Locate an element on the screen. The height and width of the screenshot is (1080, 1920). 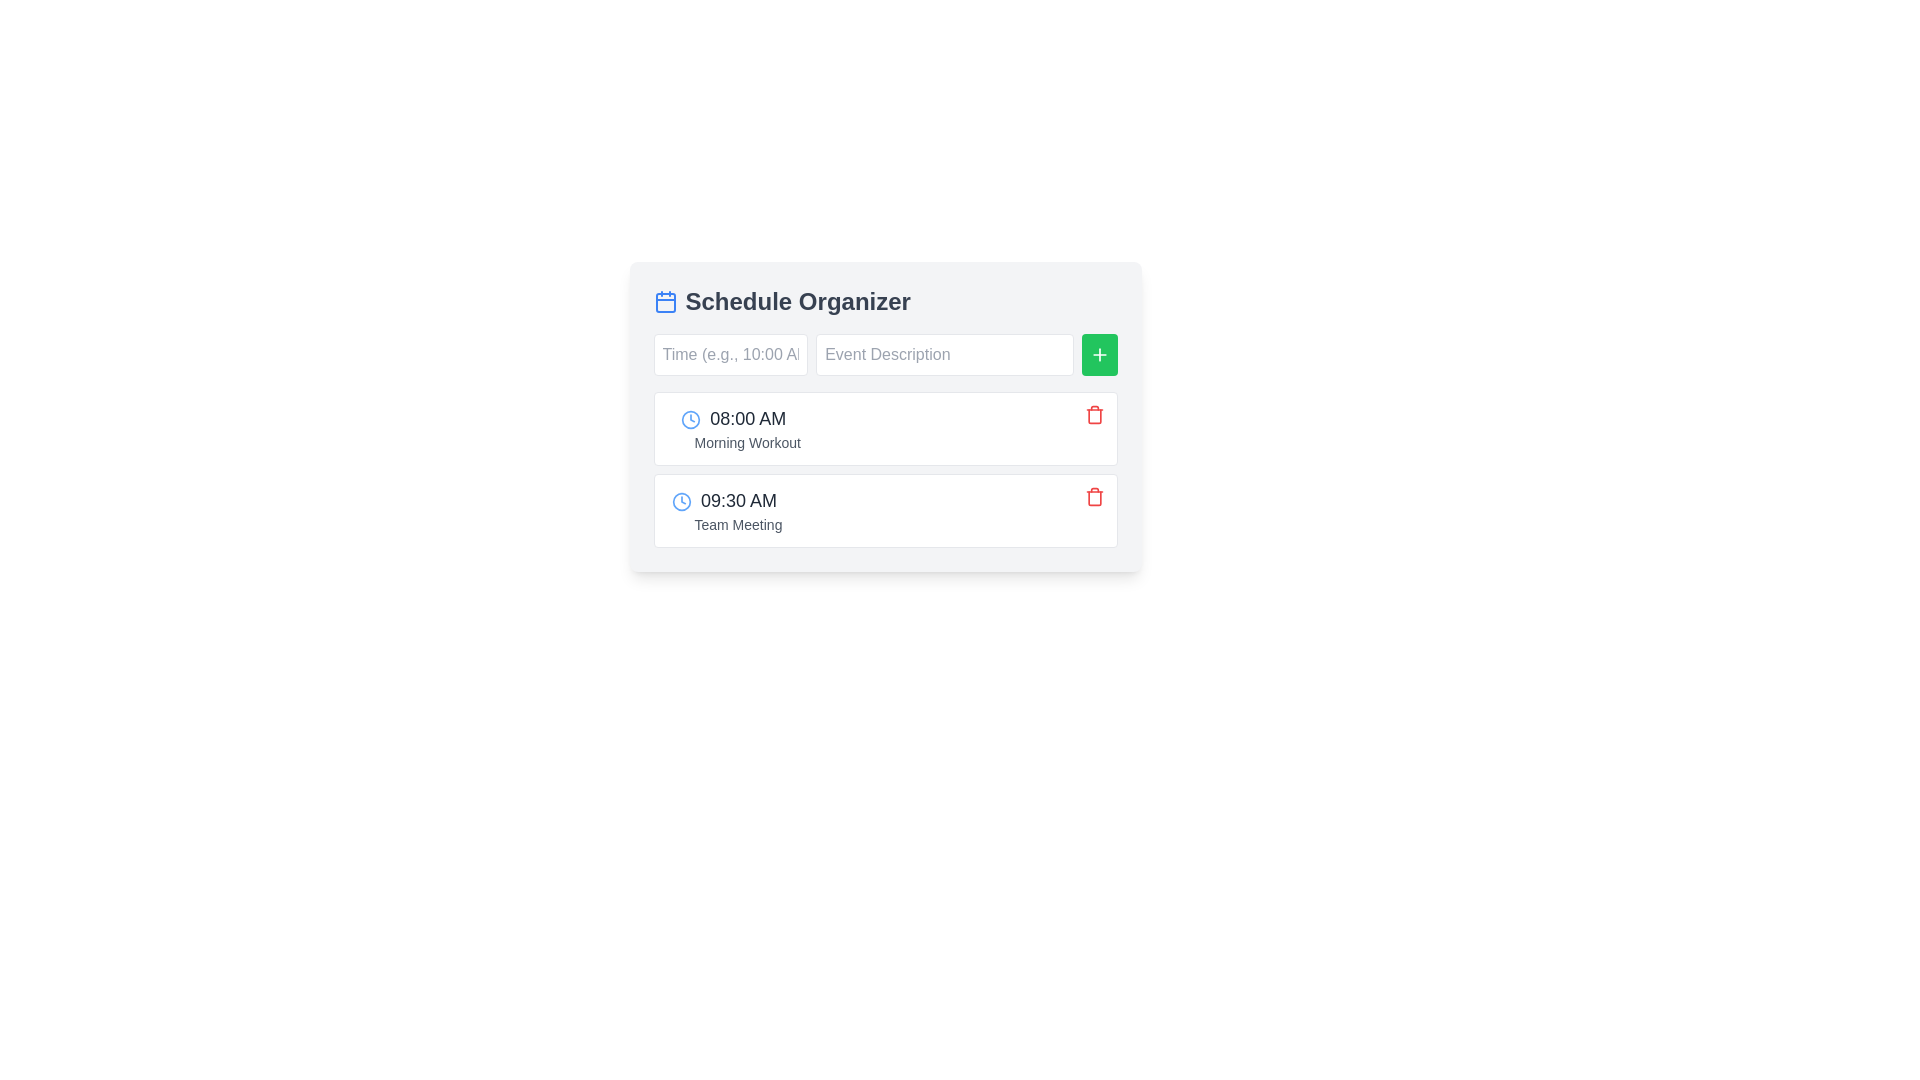
the Text Display with Icon that indicates the start time of the 'Team Meeting' event in the schedule is located at coordinates (723, 500).